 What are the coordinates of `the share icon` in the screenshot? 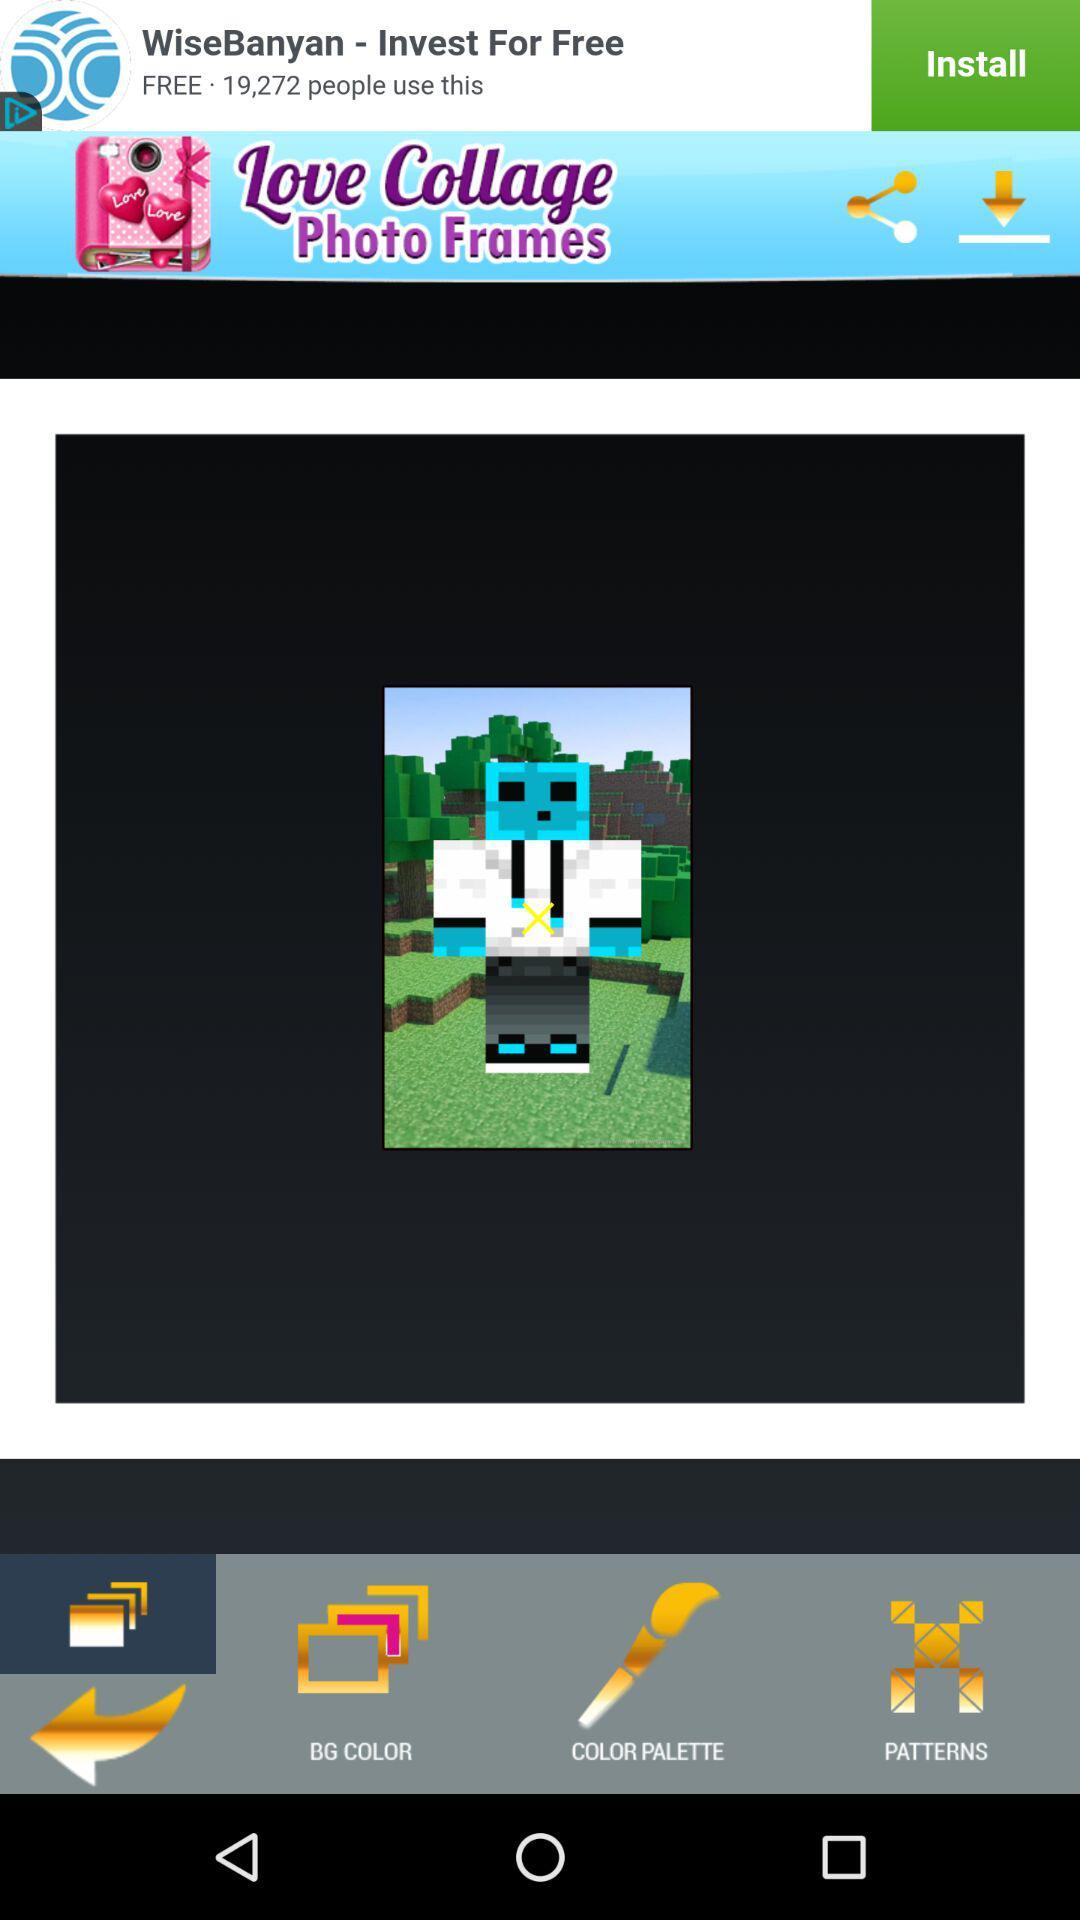 It's located at (880, 221).